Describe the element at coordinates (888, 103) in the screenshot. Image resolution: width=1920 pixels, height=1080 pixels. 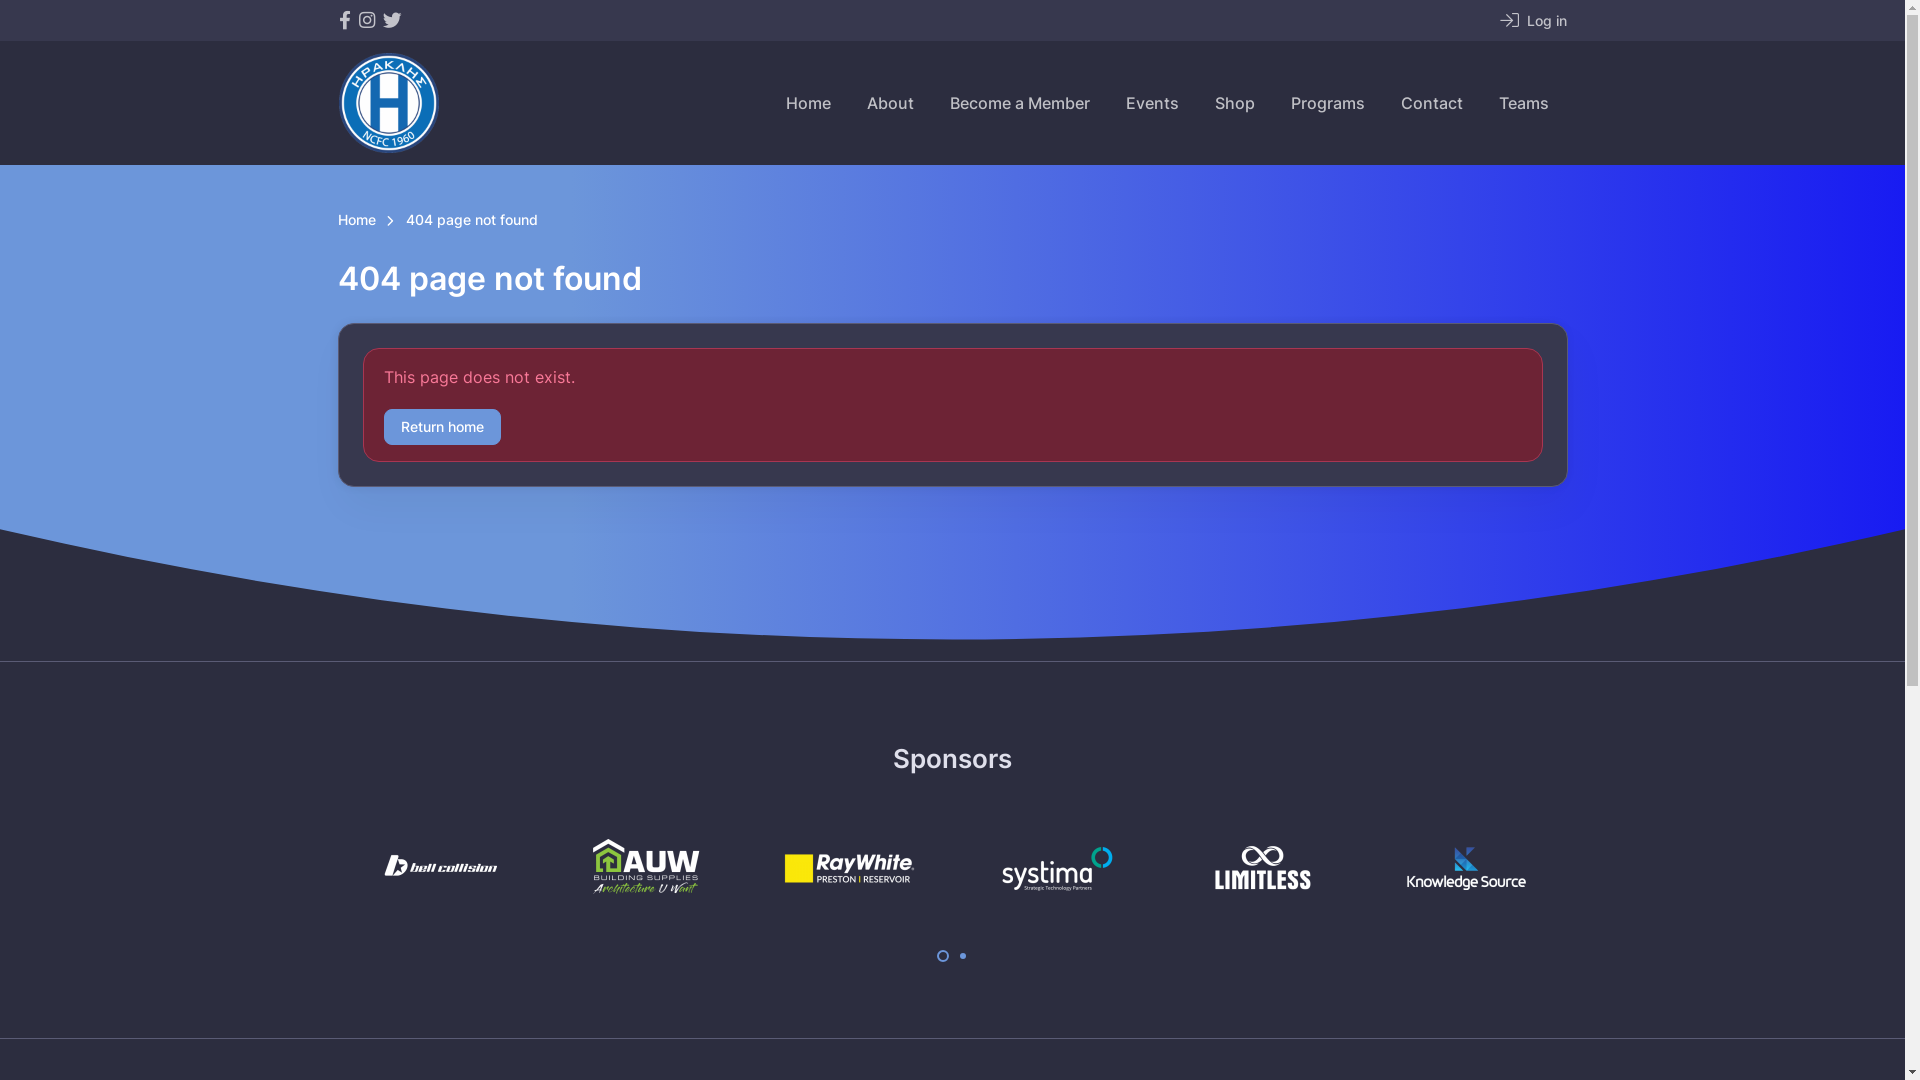
I see `'About'` at that location.